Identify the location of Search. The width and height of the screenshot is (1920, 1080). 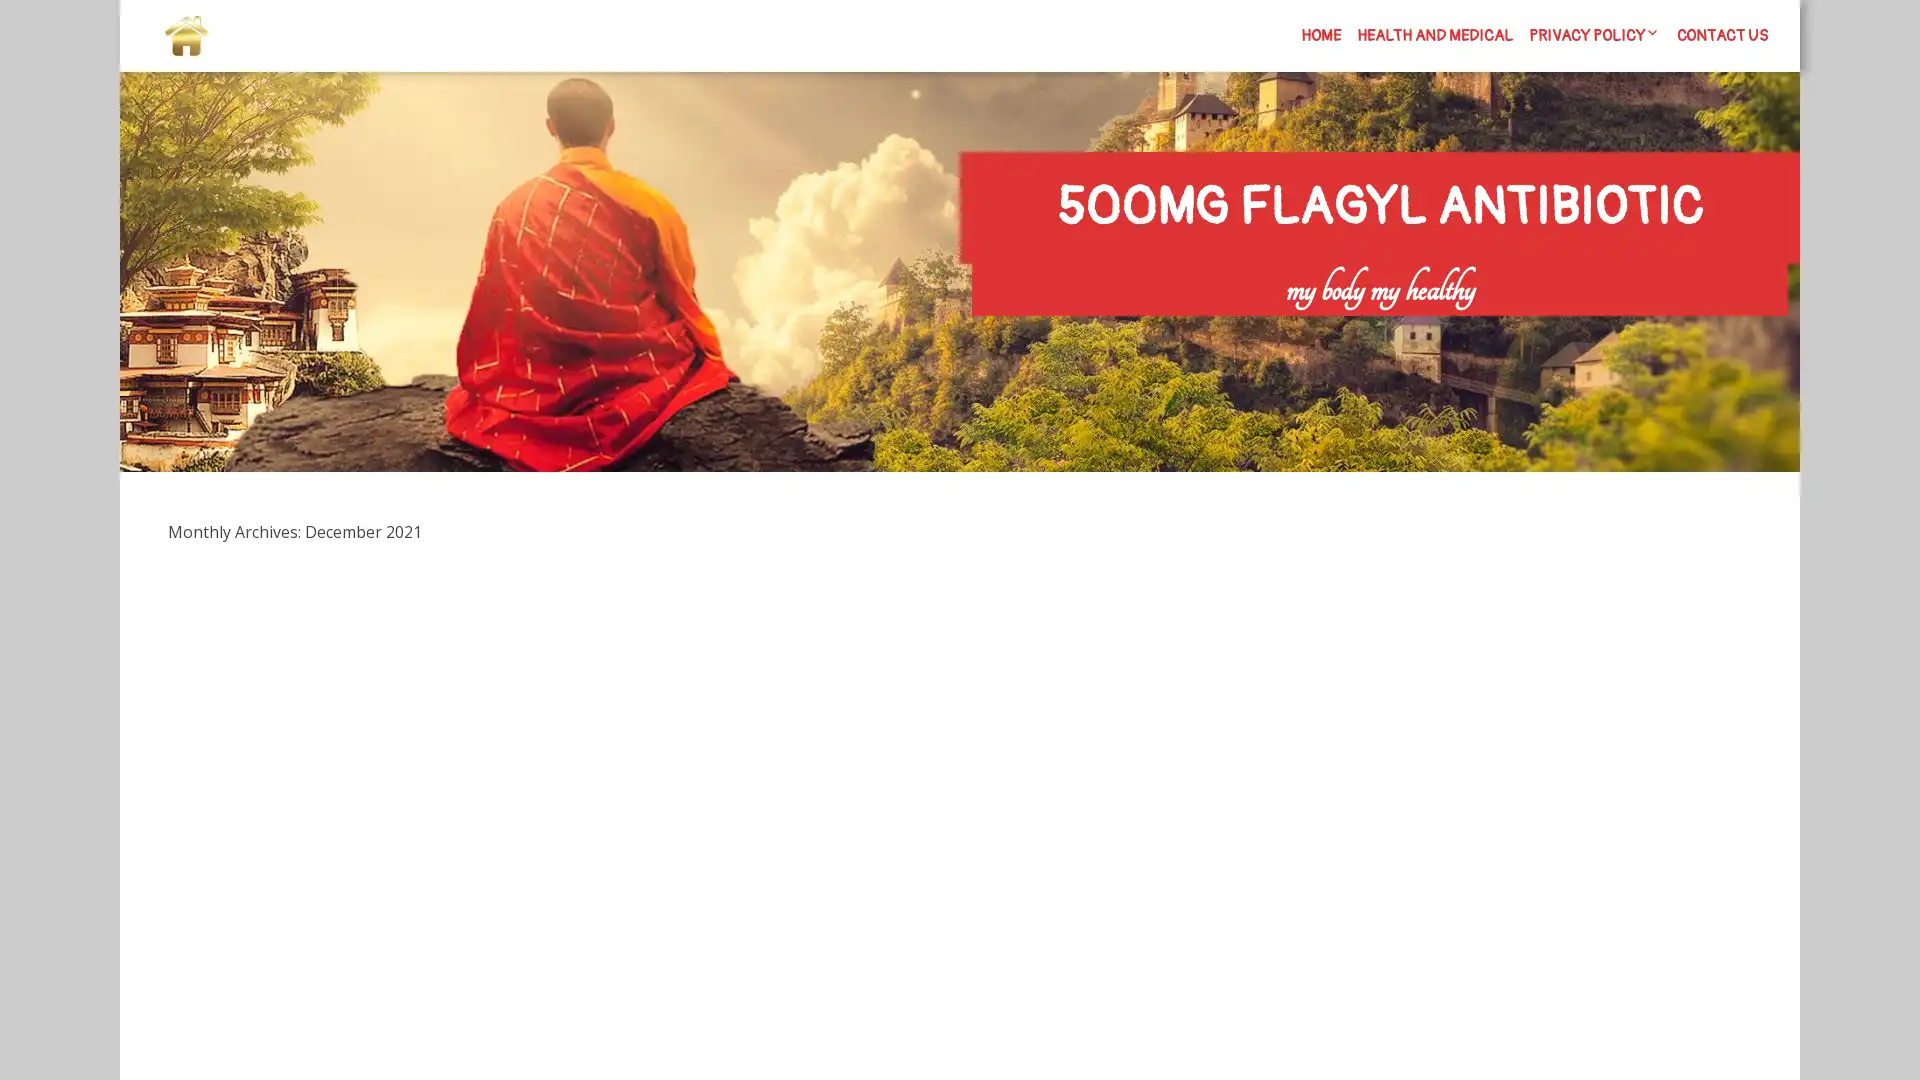
(1557, 327).